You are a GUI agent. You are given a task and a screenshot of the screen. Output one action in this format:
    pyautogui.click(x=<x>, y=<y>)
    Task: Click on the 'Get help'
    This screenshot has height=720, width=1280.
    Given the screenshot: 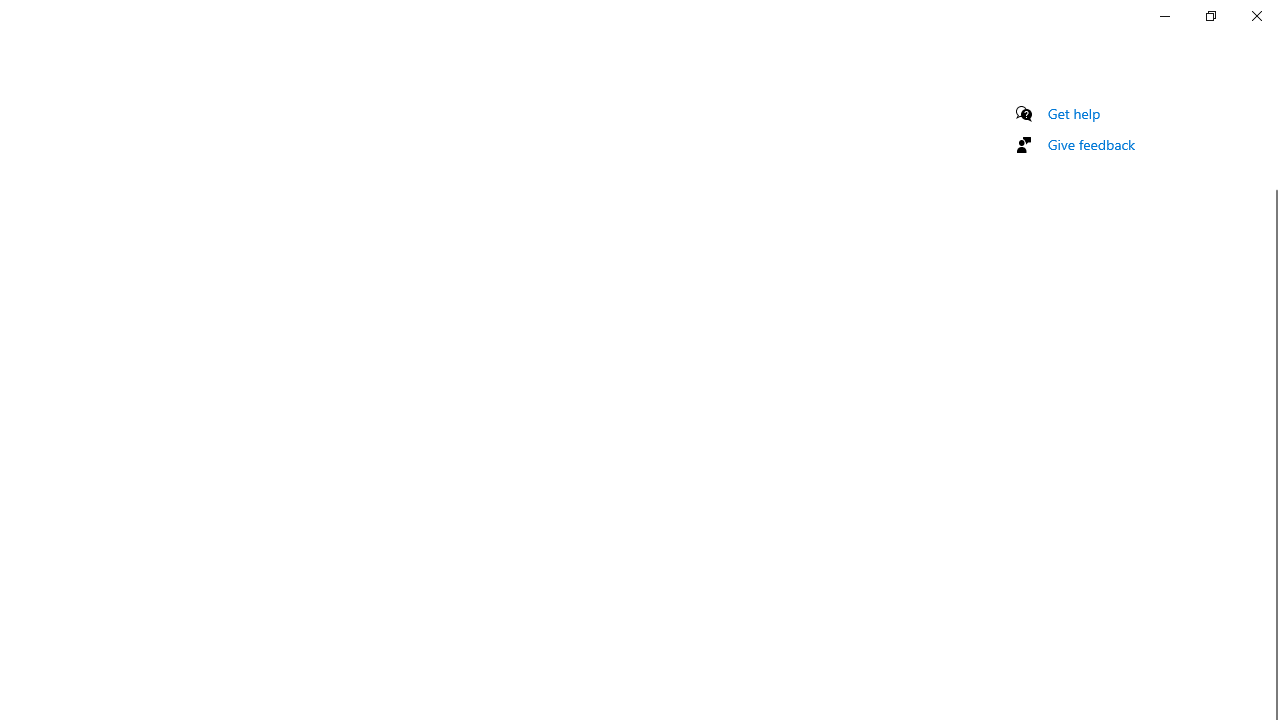 What is the action you would take?
    pyautogui.click(x=1073, y=113)
    